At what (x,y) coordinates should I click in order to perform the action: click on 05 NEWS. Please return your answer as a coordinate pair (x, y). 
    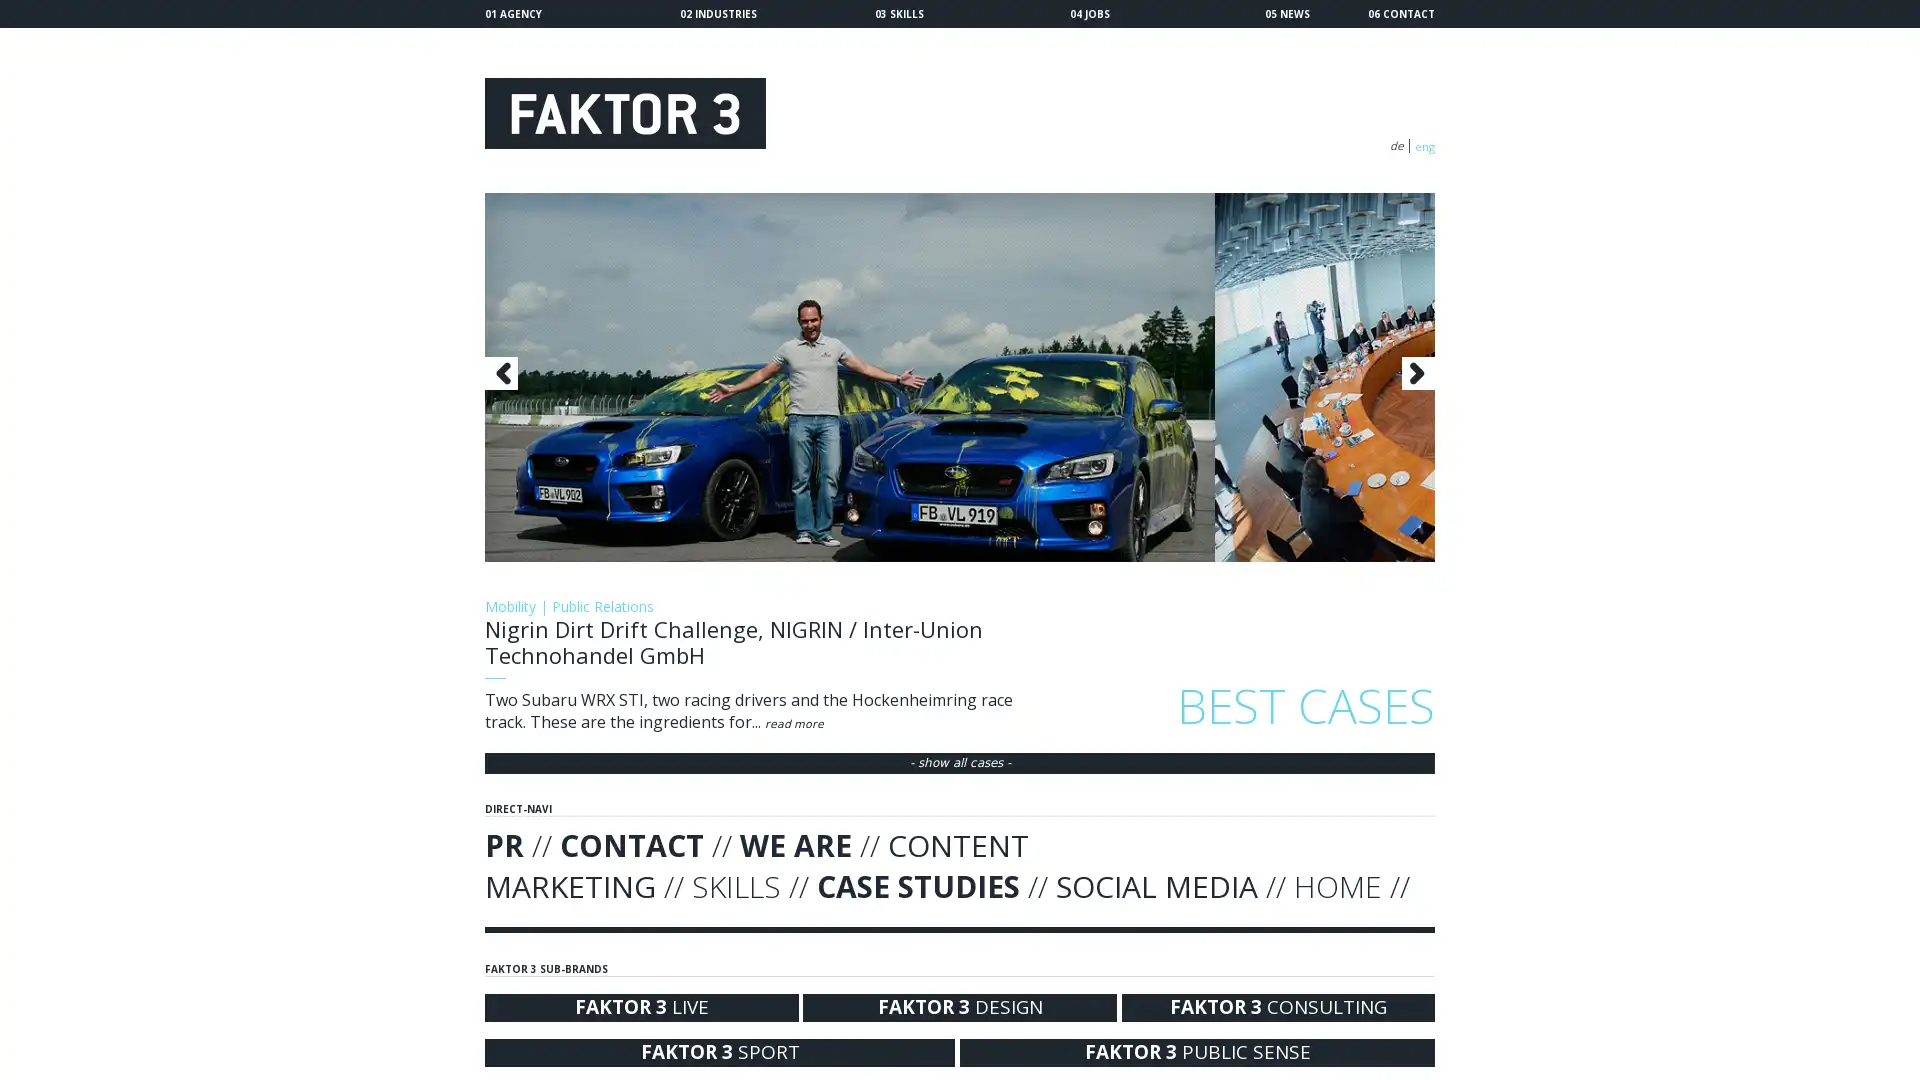
    Looking at the image, I should click on (1287, 14).